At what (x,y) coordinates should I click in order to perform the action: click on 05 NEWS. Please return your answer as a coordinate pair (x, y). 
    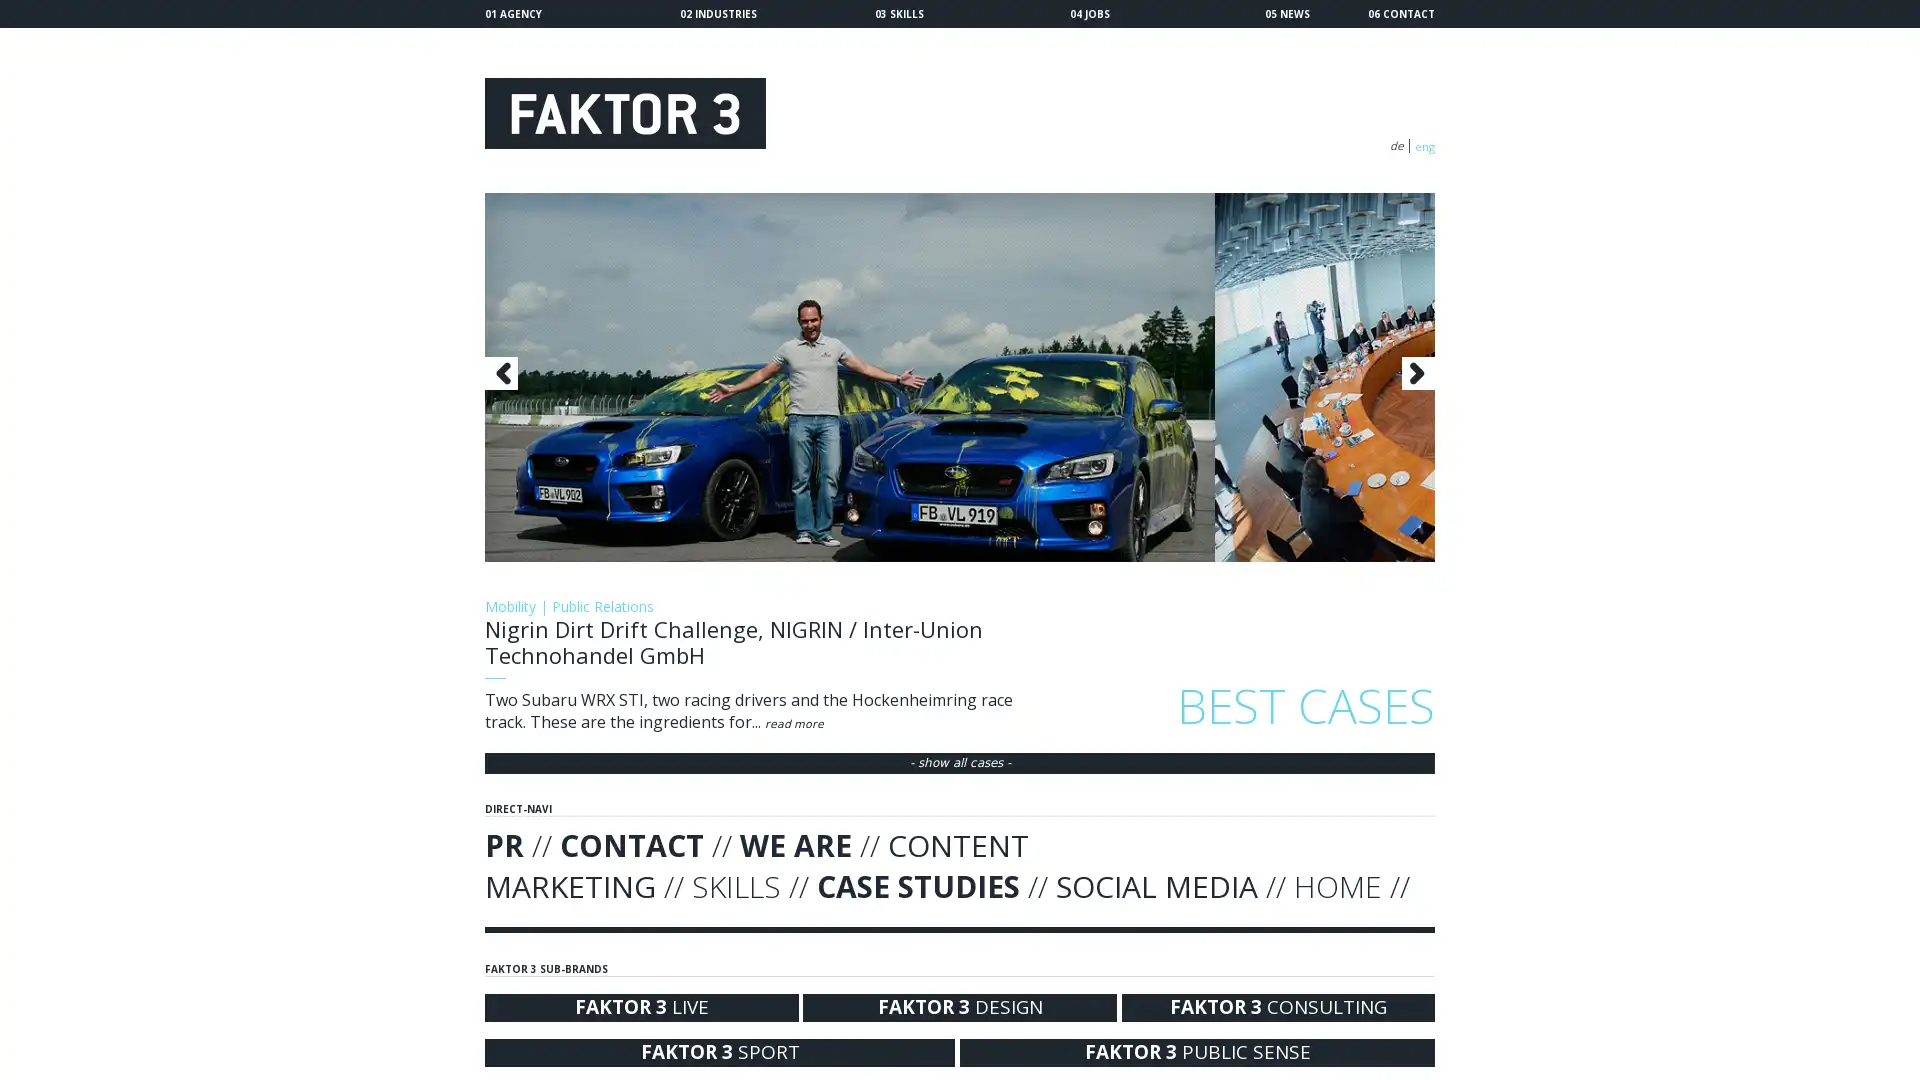
    Looking at the image, I should click on (1287, 14).